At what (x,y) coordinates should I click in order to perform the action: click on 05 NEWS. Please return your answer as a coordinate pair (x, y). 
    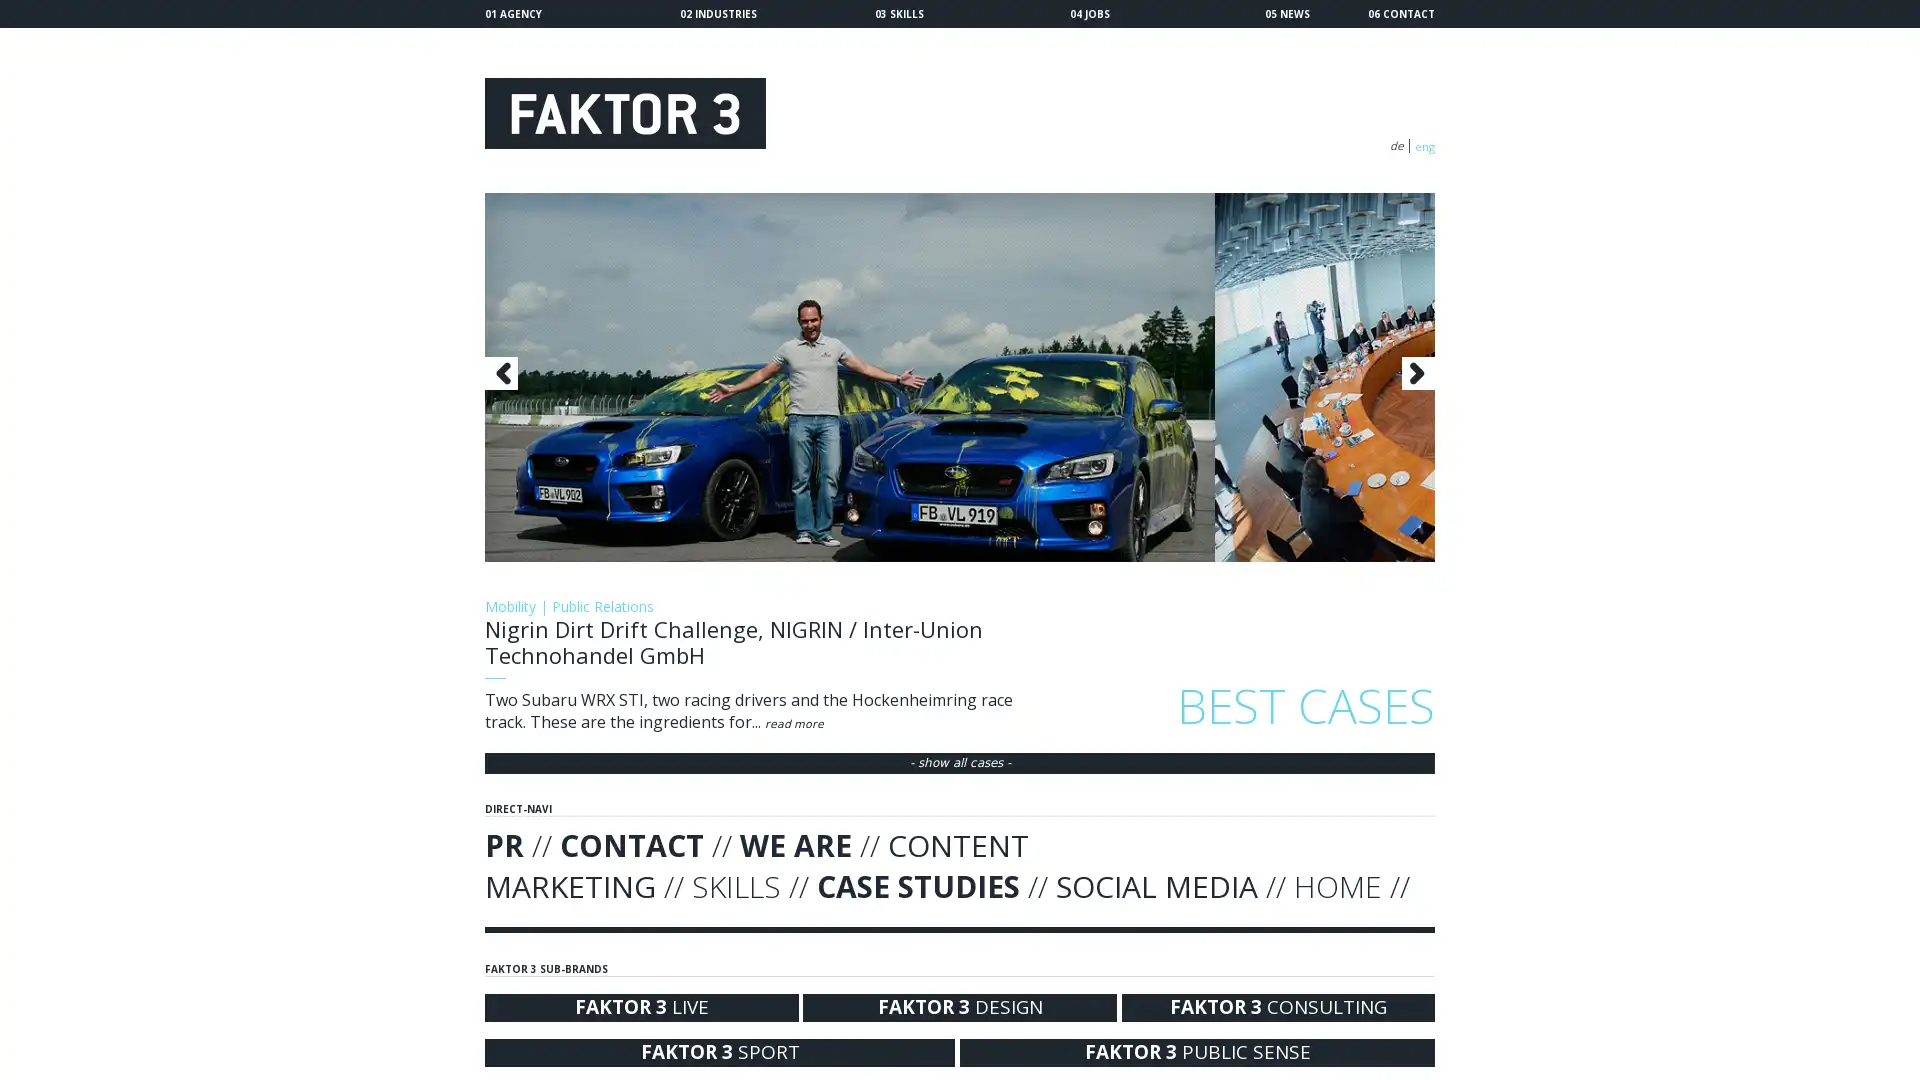
    Looking at the image, I should click on (1287, 14).